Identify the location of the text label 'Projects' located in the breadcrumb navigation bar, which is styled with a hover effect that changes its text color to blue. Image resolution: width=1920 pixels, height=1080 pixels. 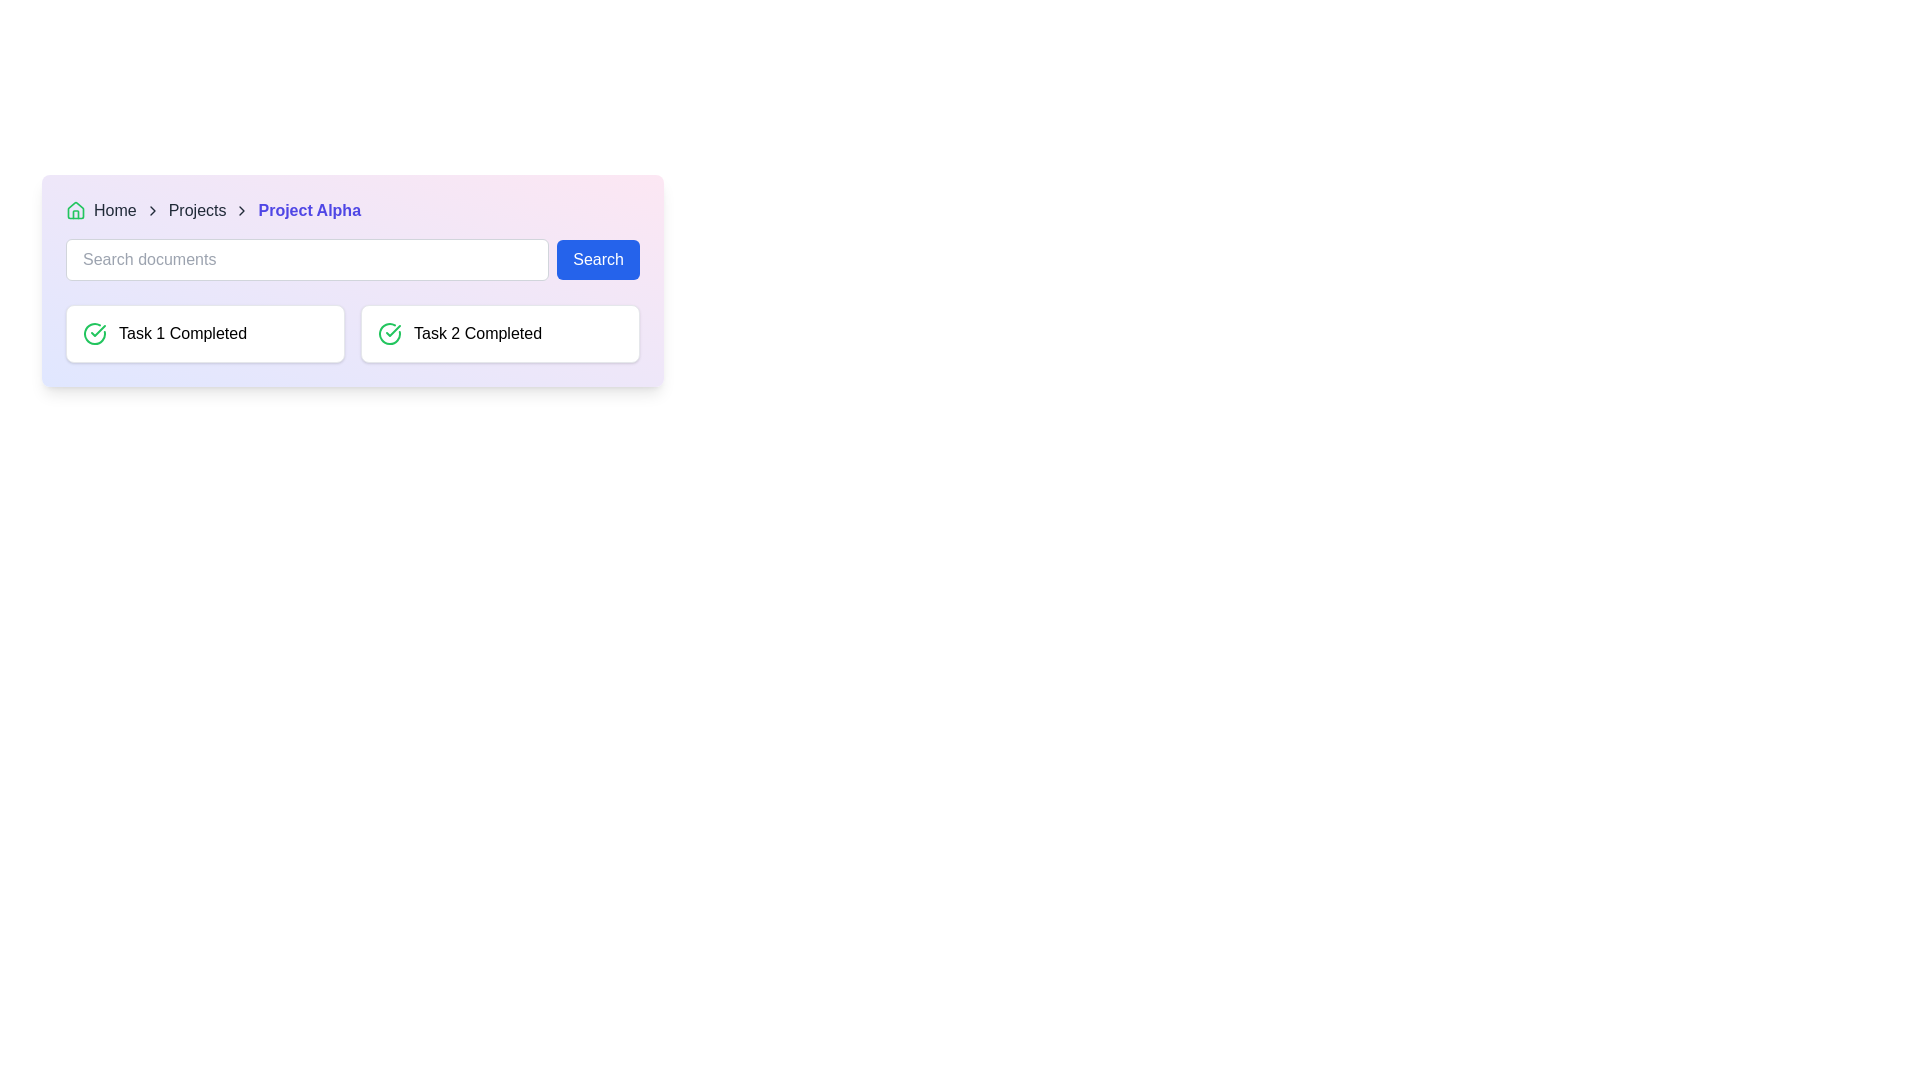
(197, 211).